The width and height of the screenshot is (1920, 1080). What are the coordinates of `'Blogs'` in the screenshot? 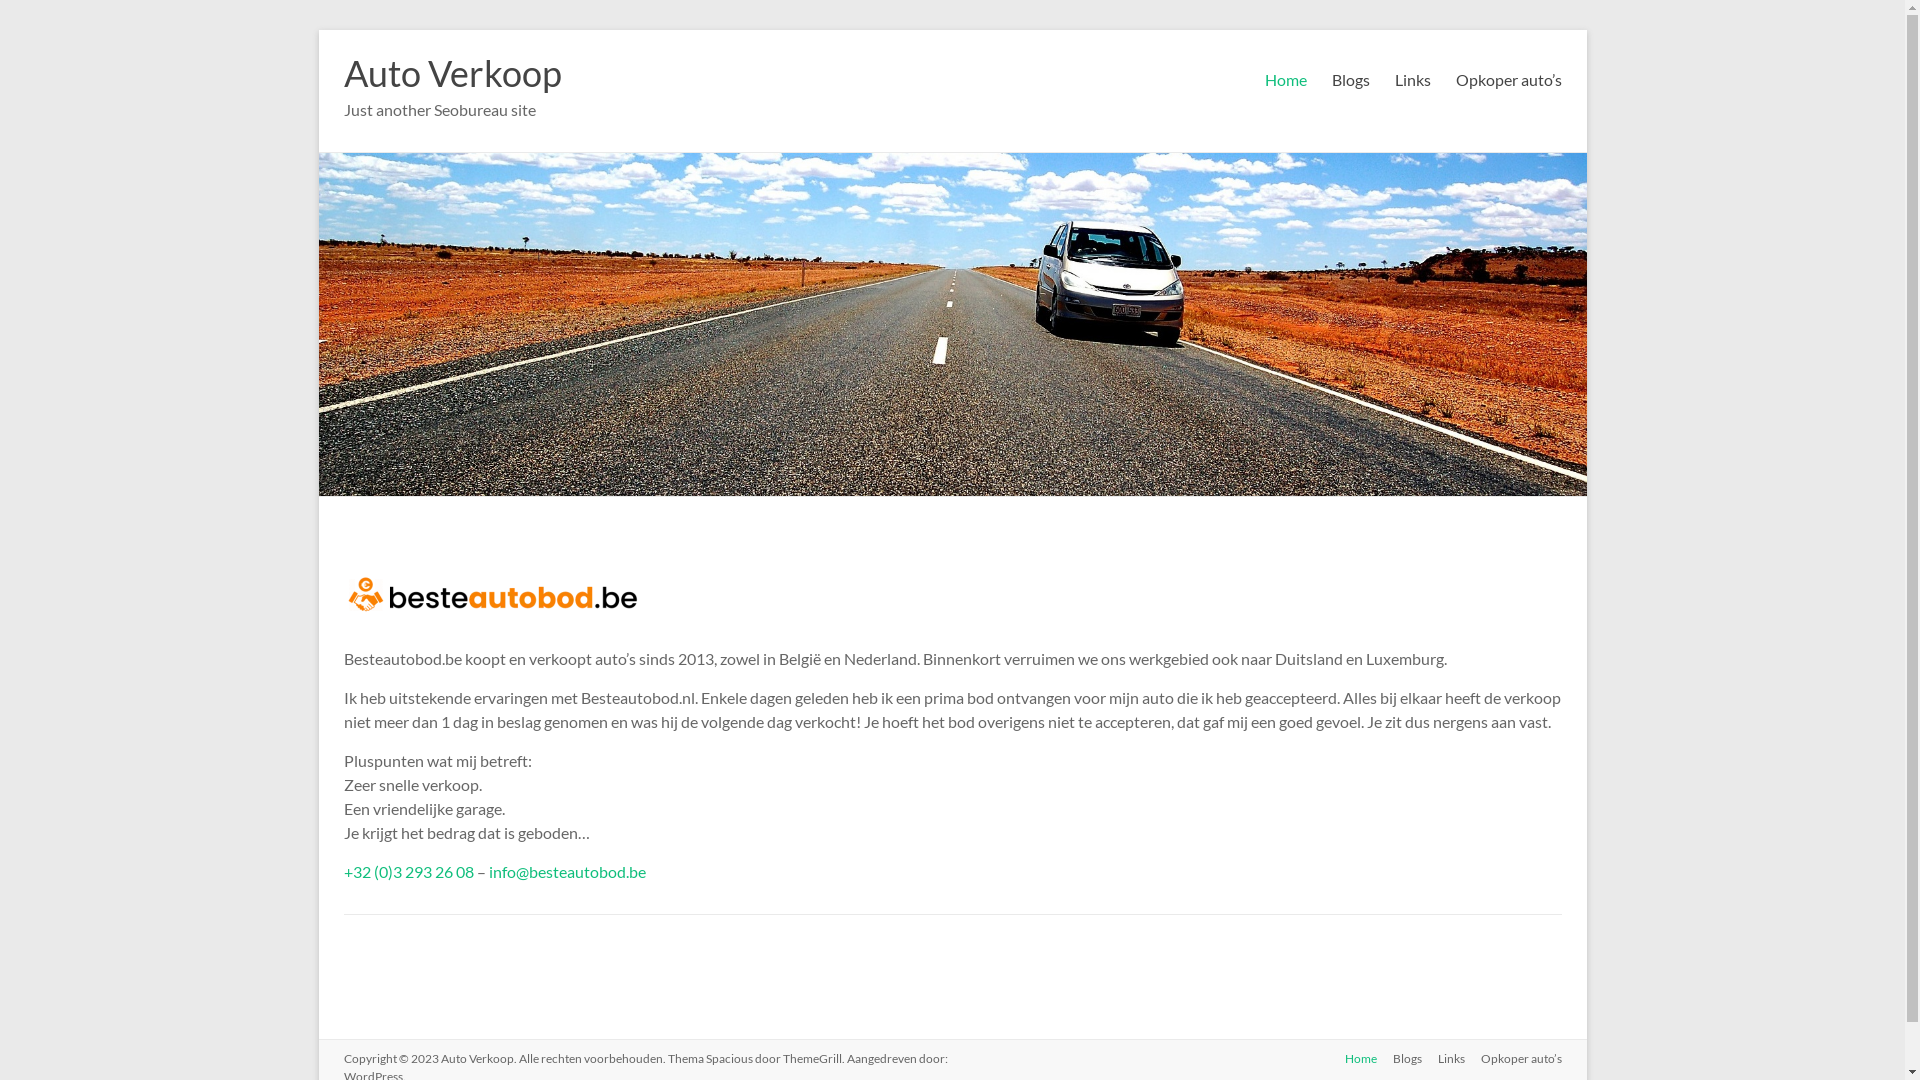 It's located at (1397, 1059).